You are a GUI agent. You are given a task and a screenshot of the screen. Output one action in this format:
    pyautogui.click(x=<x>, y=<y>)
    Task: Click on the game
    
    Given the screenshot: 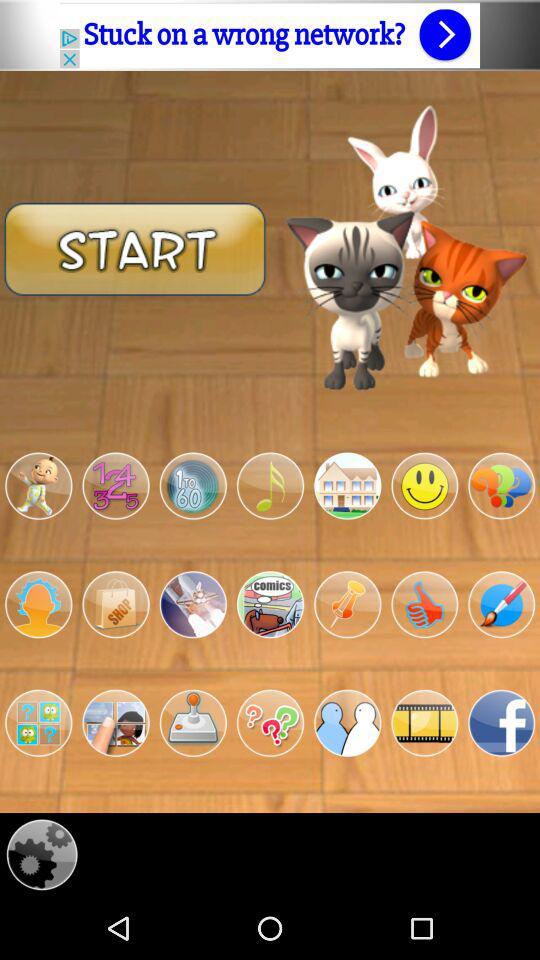 What is the action you would take?
    pyautogui.click(x=193, y=722)
    